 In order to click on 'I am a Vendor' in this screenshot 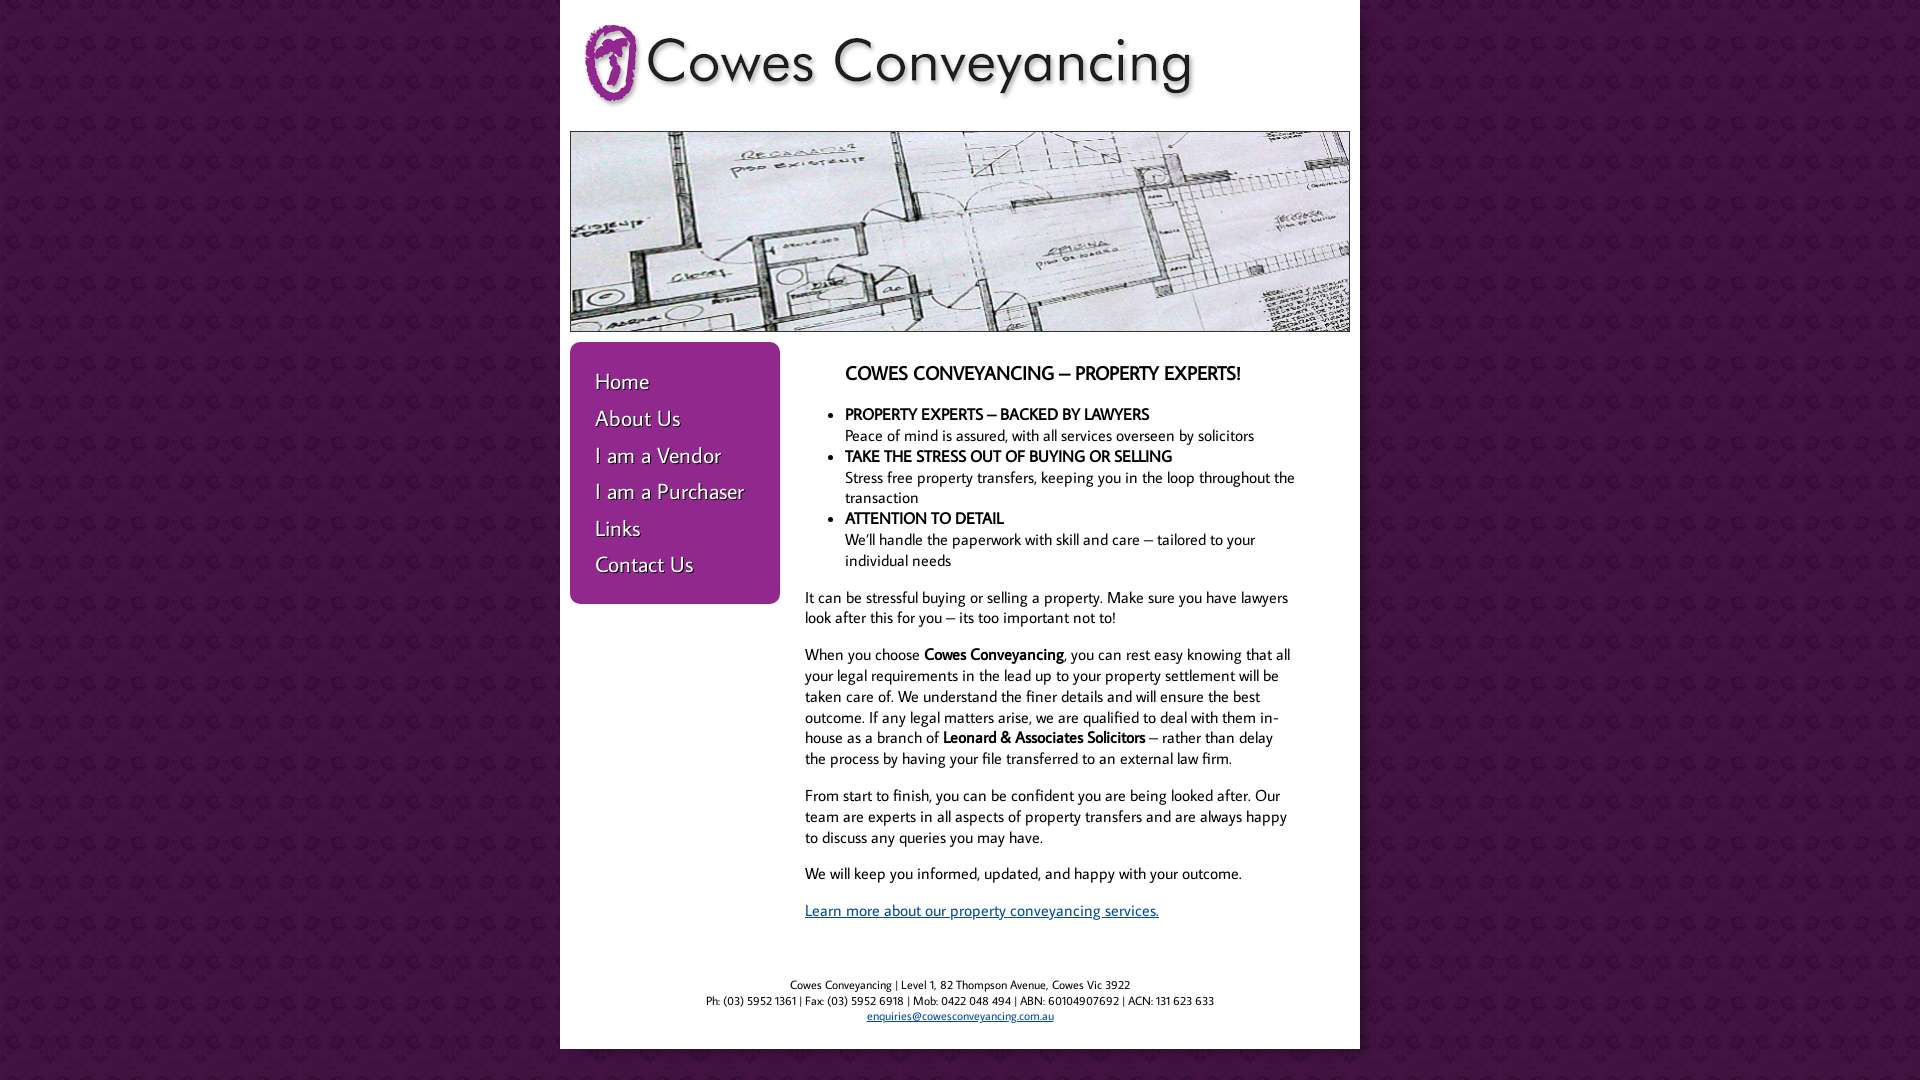, I will do `click(675, 455)`.